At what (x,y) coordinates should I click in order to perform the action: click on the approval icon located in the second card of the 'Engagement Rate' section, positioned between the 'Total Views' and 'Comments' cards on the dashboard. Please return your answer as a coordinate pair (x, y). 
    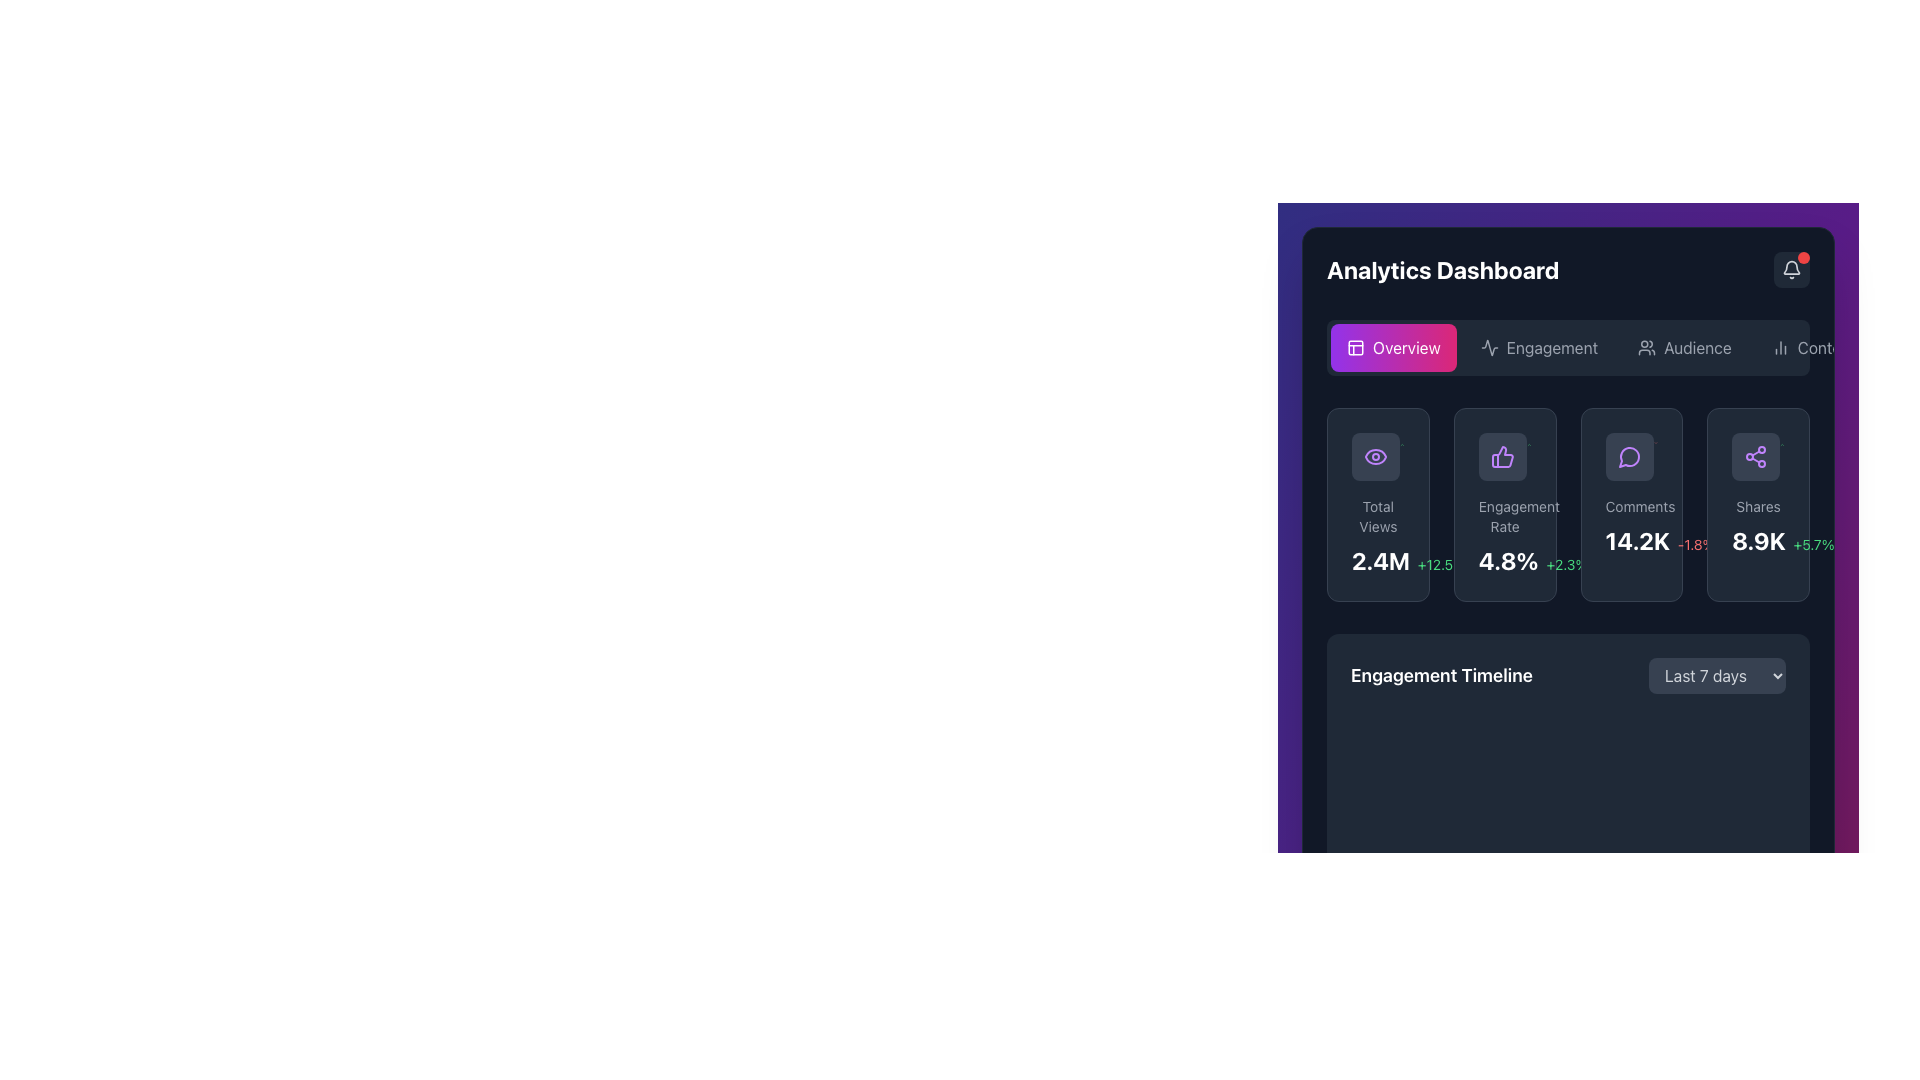
    Looking at the image, I should click on (1502, 456).